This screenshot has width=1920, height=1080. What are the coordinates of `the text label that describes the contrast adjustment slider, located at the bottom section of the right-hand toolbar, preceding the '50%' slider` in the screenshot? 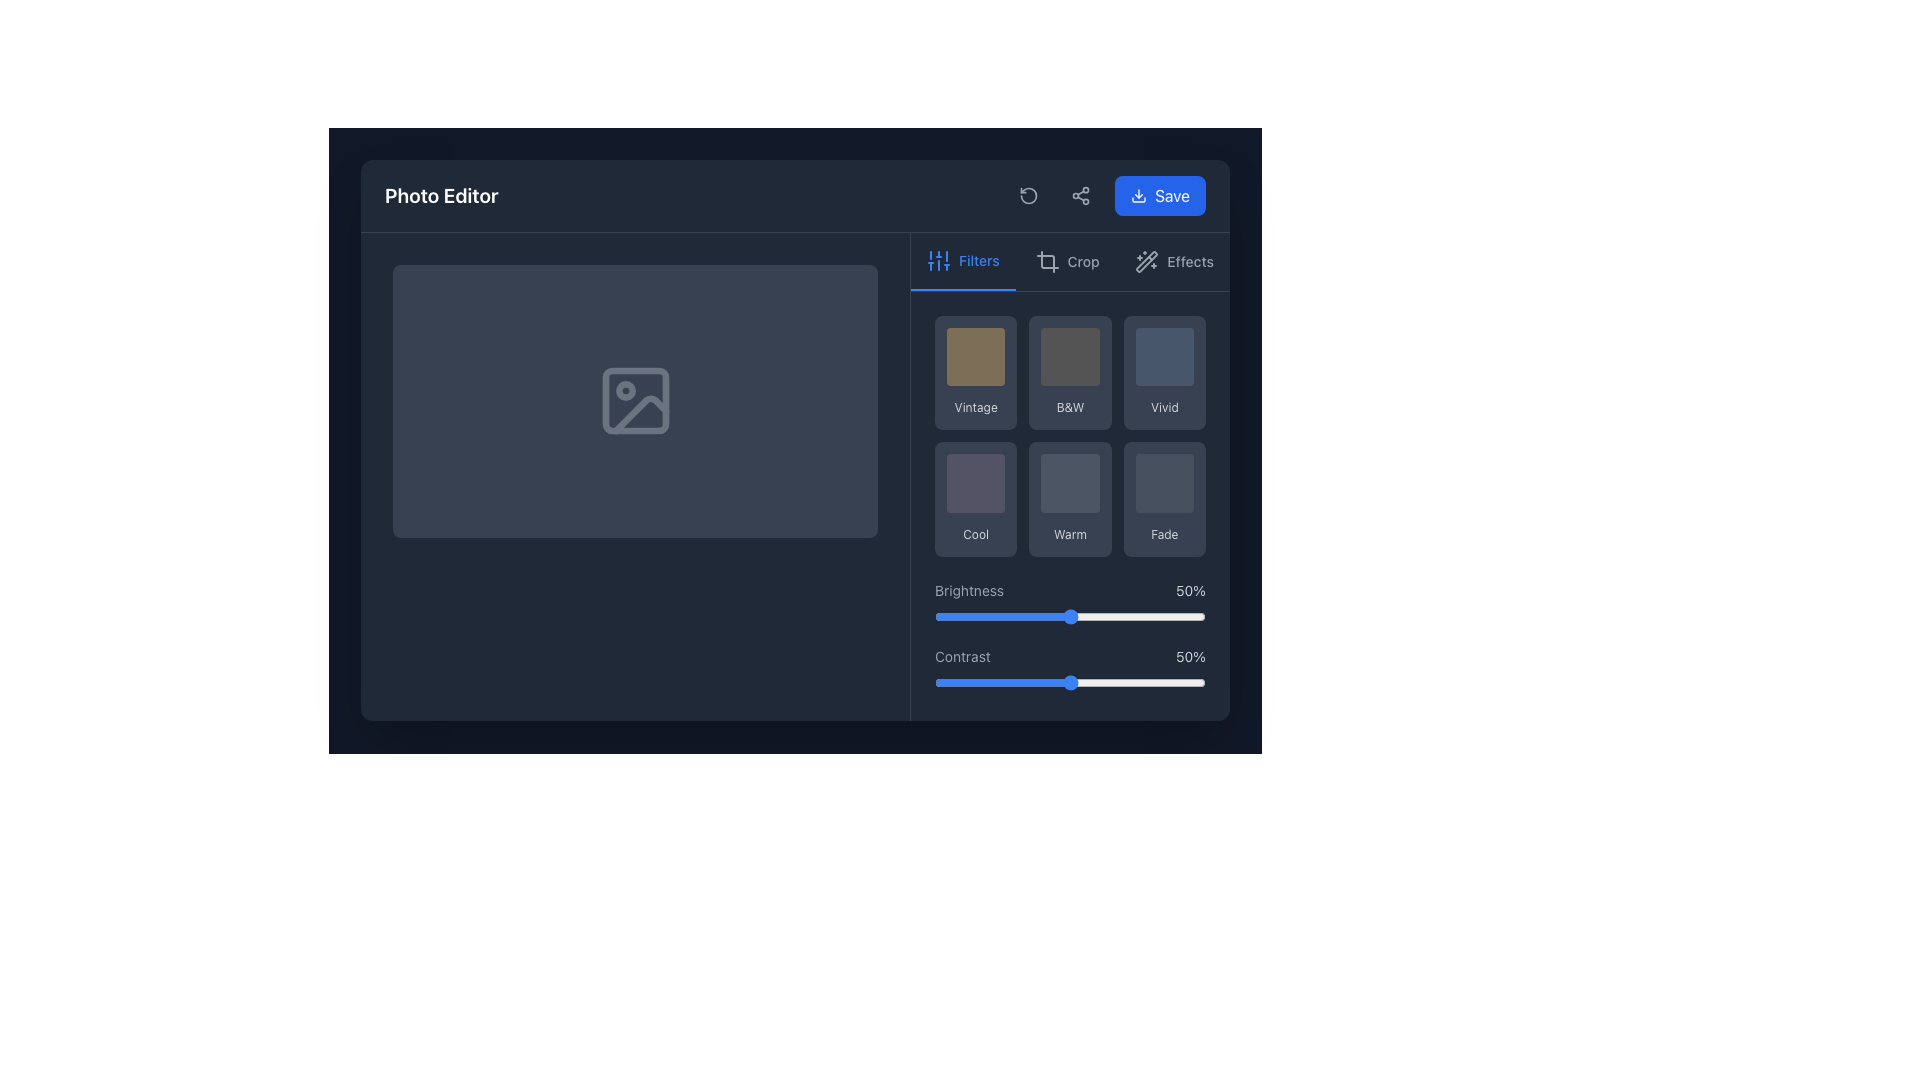 It's located at (962, 656).